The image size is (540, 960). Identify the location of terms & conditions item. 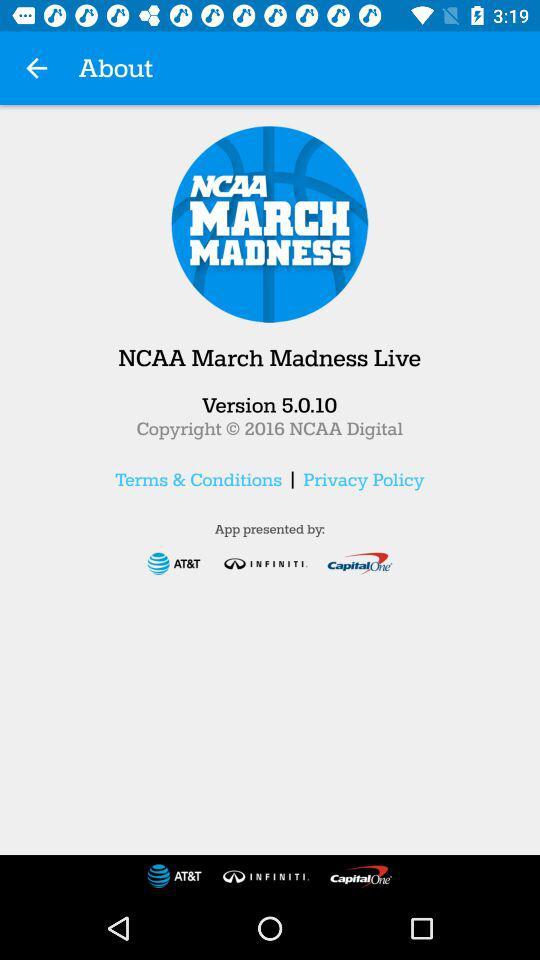
(198, 479).